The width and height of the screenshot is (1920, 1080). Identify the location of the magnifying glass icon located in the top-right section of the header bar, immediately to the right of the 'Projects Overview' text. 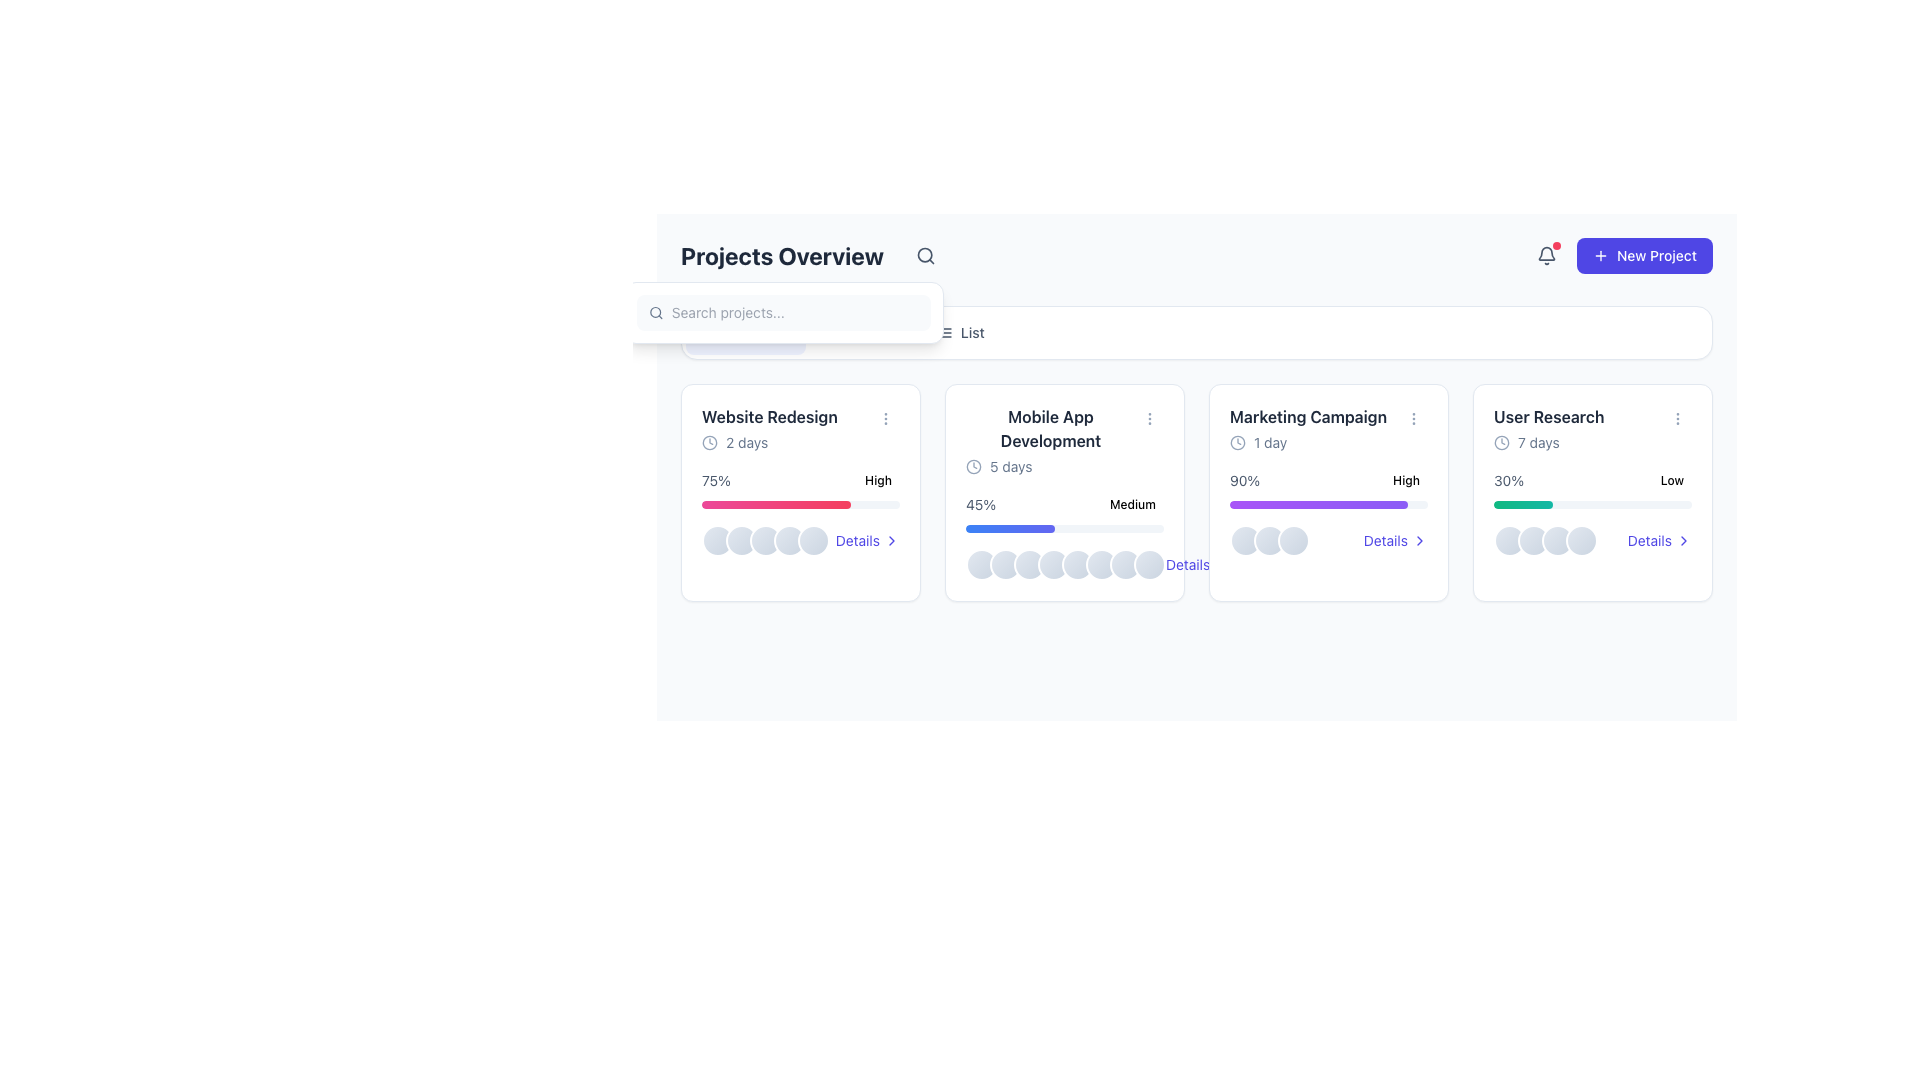
(925, 254).